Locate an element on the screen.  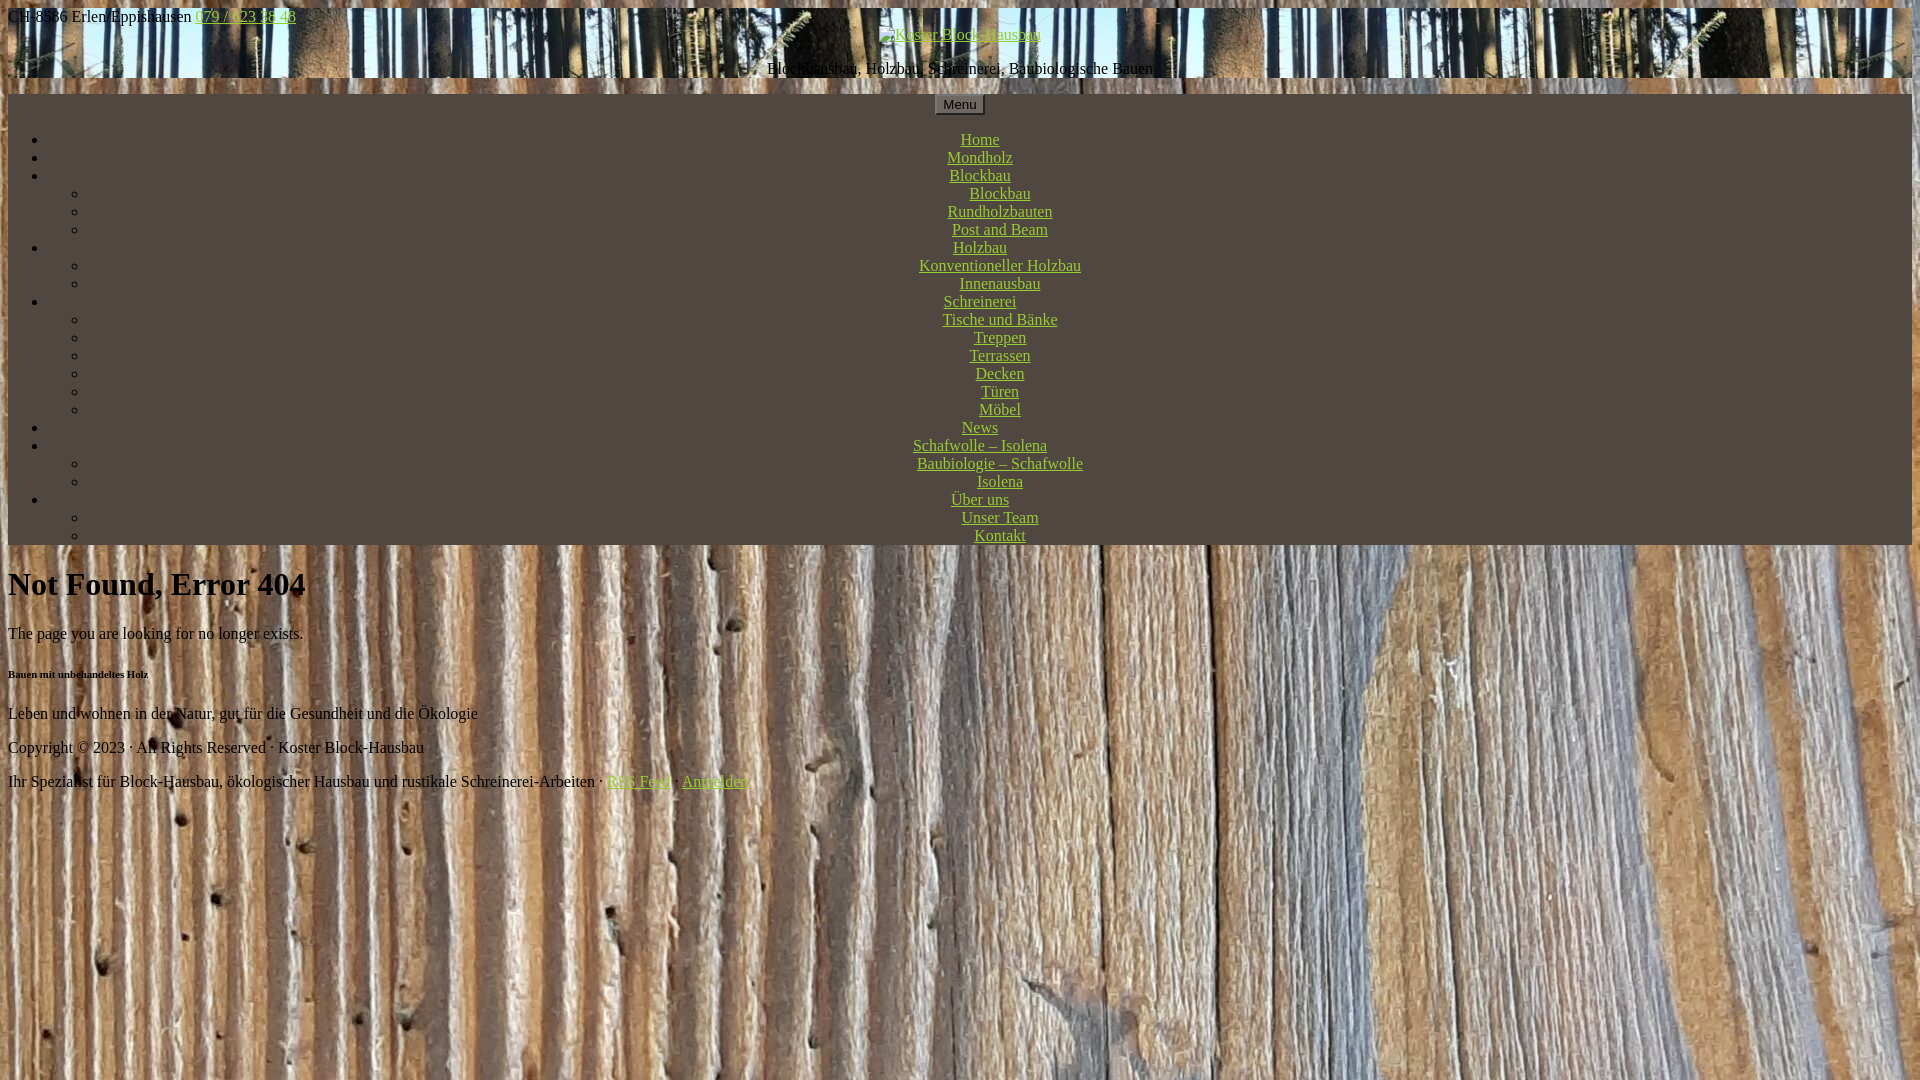
'Schreinerei' is located at coordinates (980, 301).